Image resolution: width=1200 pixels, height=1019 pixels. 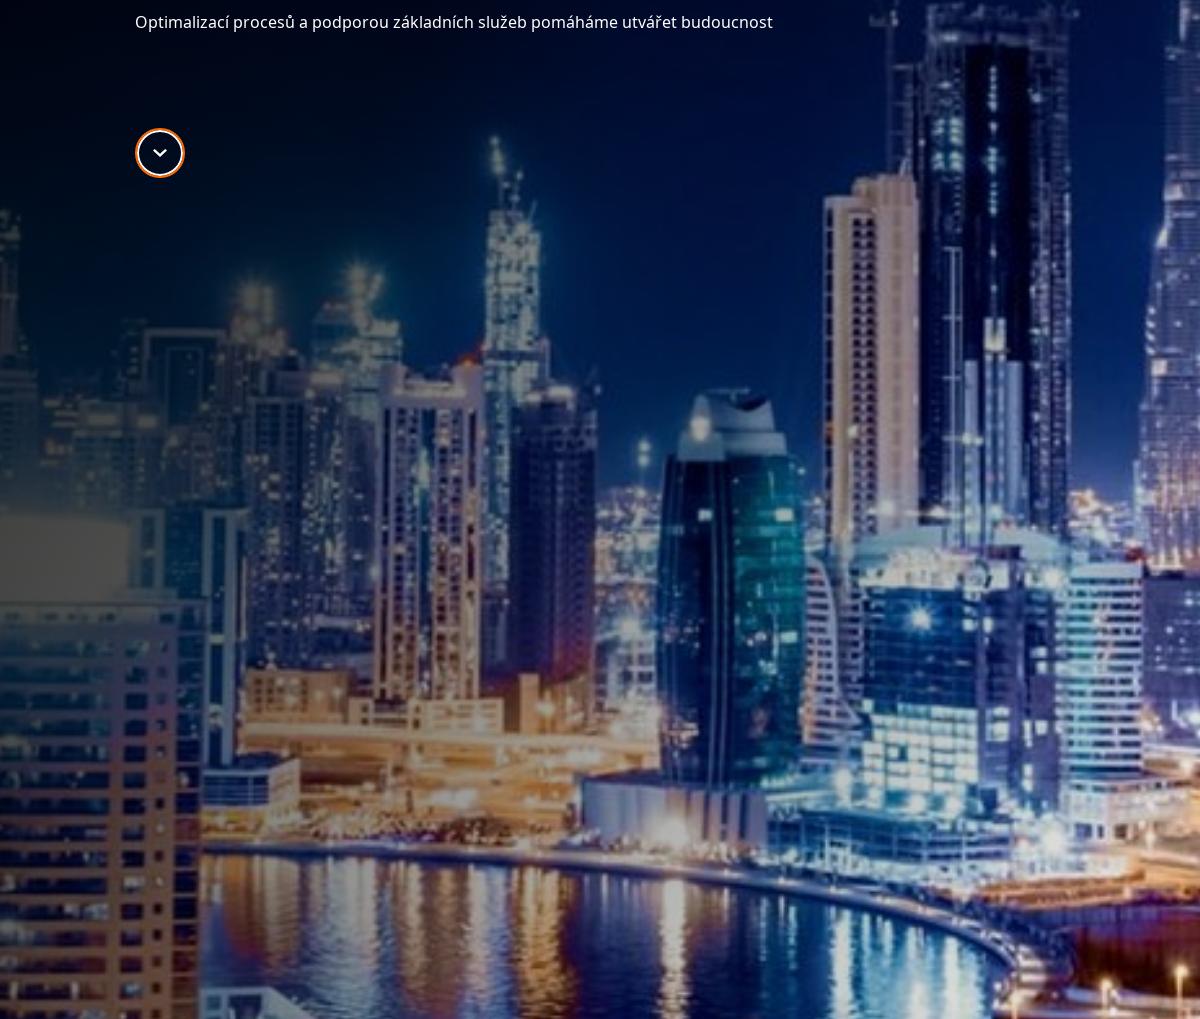 I want to click on 'Sustainability', so click(x=293, y=424).